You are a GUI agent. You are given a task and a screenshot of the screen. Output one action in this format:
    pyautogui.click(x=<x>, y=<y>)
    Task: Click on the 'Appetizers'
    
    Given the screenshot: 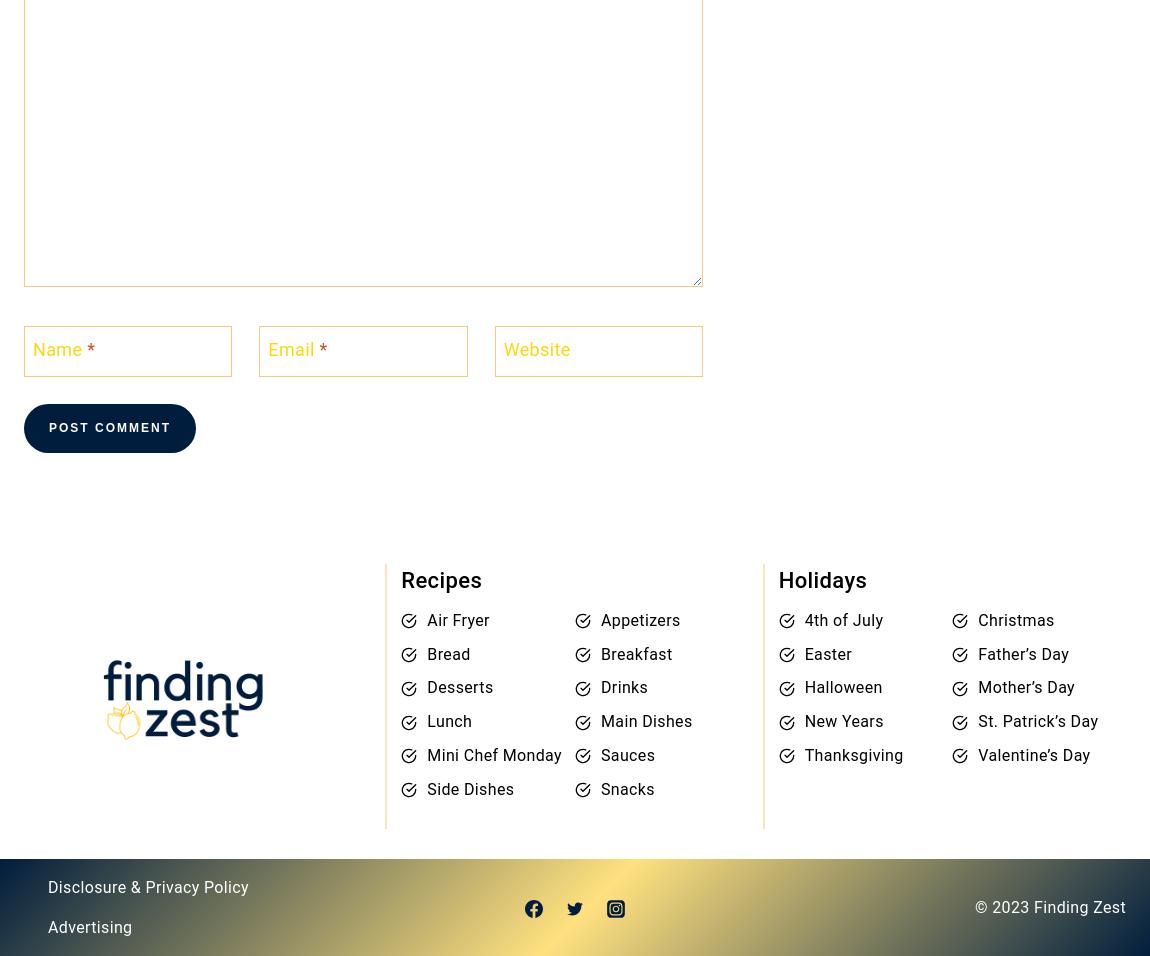 What is the action you would take?
    pyautogui.click(x=598, y=619)
    